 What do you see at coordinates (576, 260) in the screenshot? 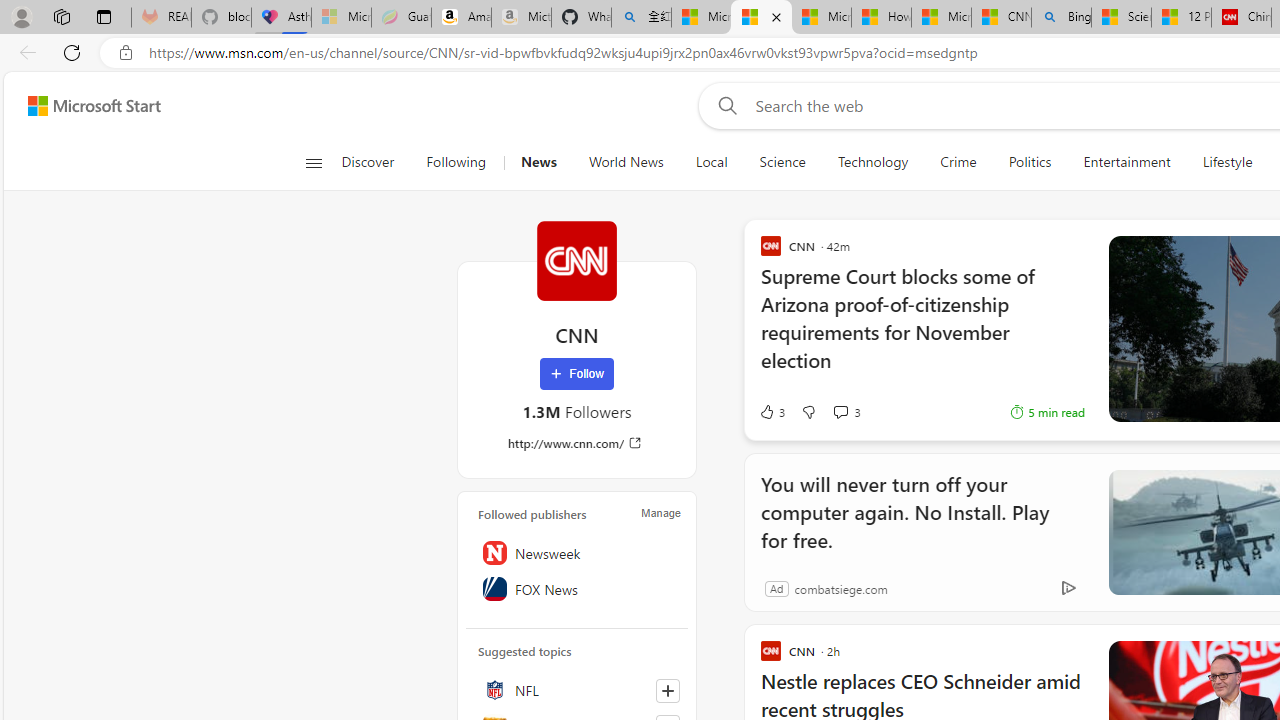
I see `'CNN'` at bounding box center [576, 260].